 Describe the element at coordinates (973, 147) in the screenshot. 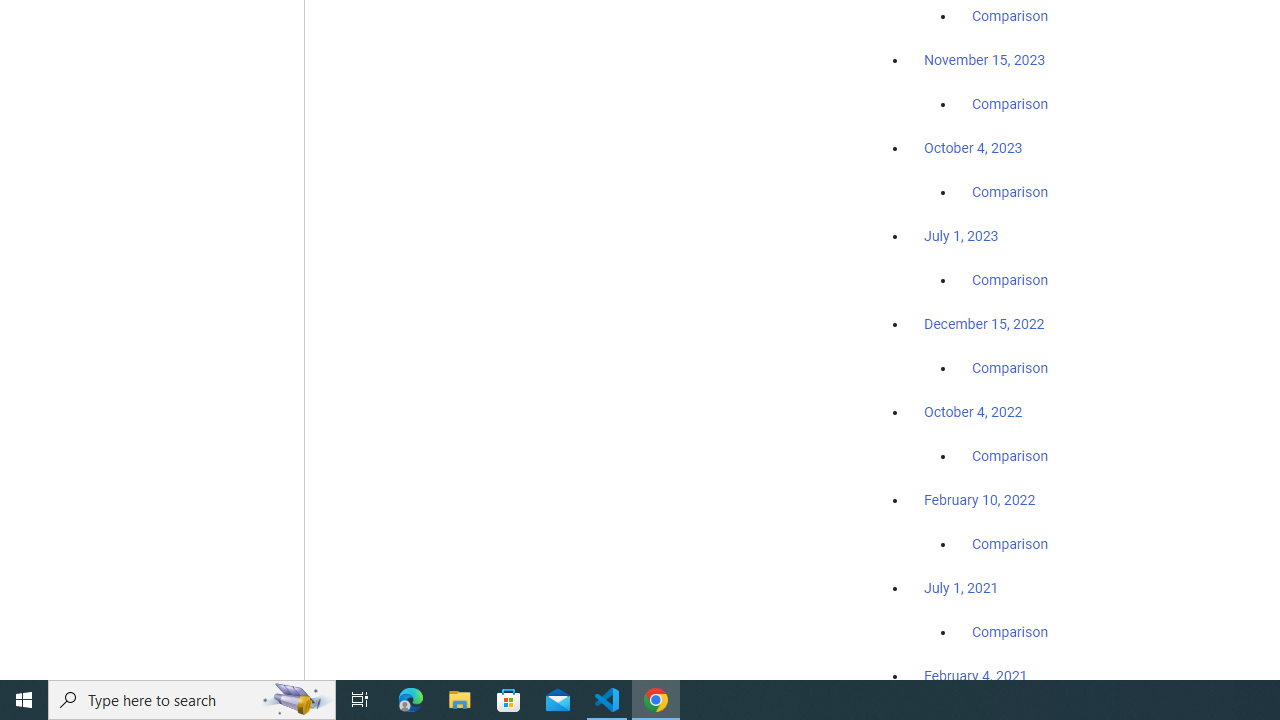

I see `'October 4, 2023'` at that location.